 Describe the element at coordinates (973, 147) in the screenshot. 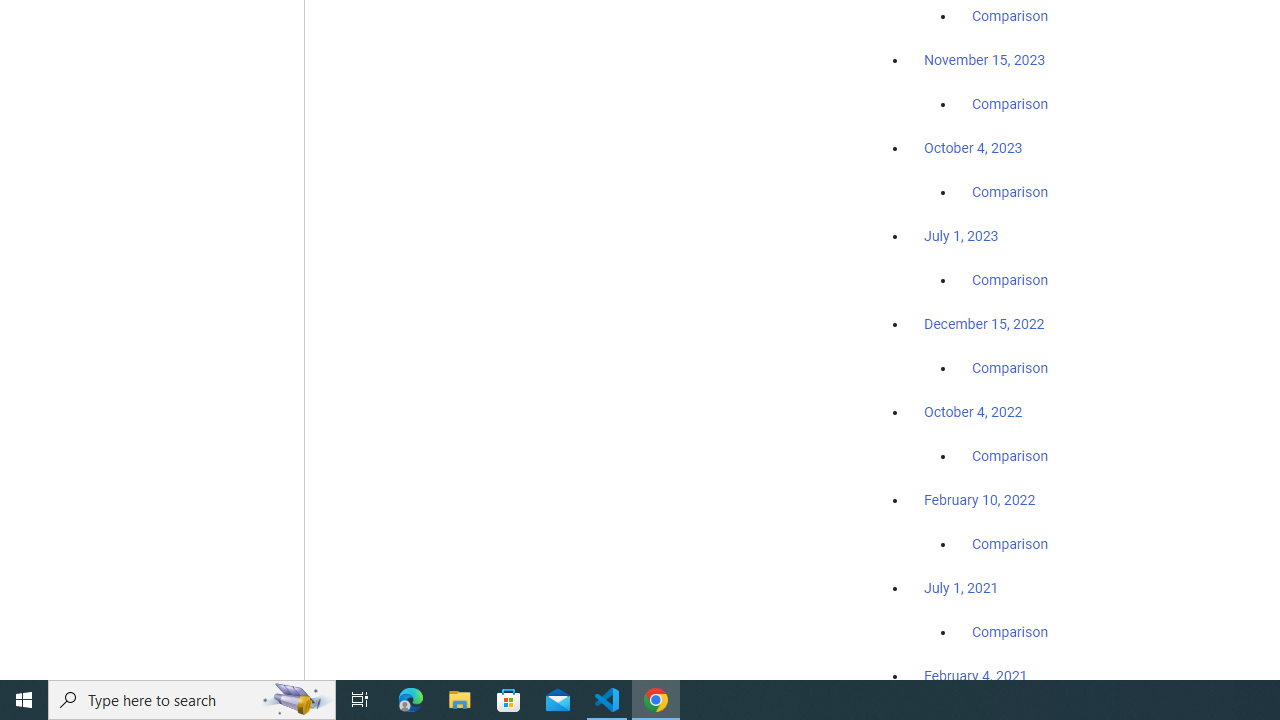

I see `'October 4, 2023'` at that location.